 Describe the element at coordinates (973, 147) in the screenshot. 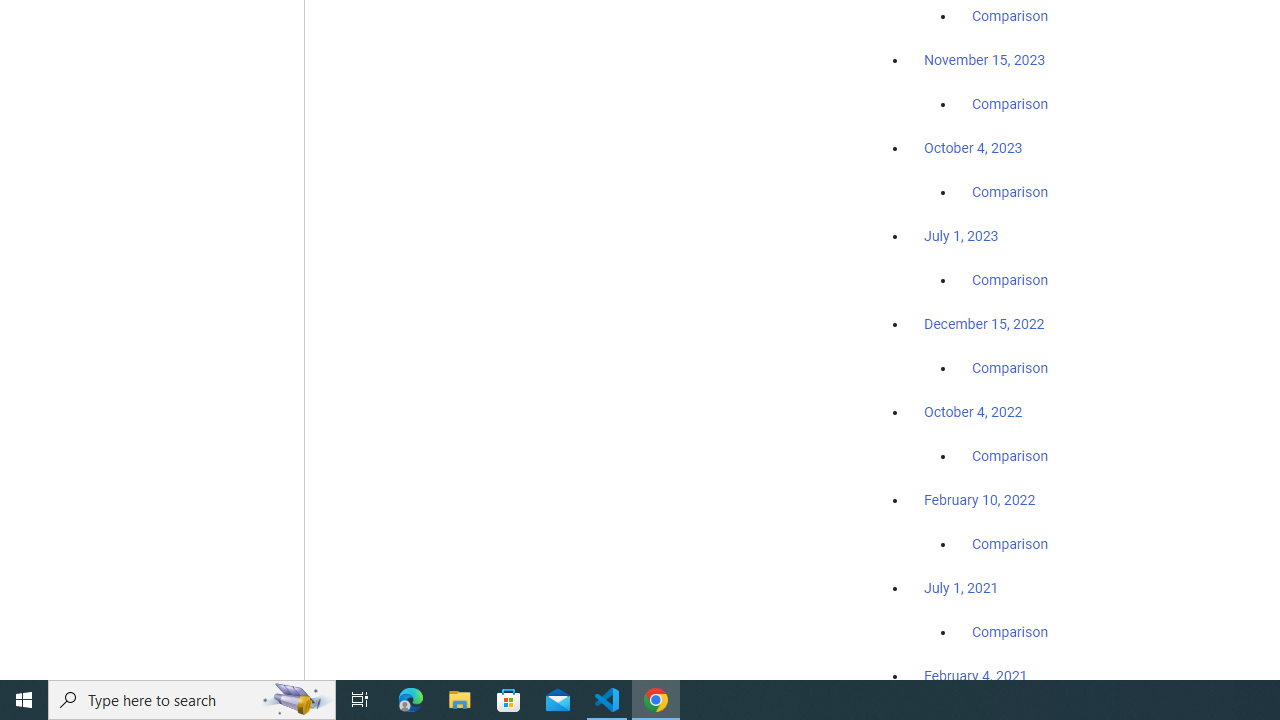

I see `'October 4, 2023'` at that location.